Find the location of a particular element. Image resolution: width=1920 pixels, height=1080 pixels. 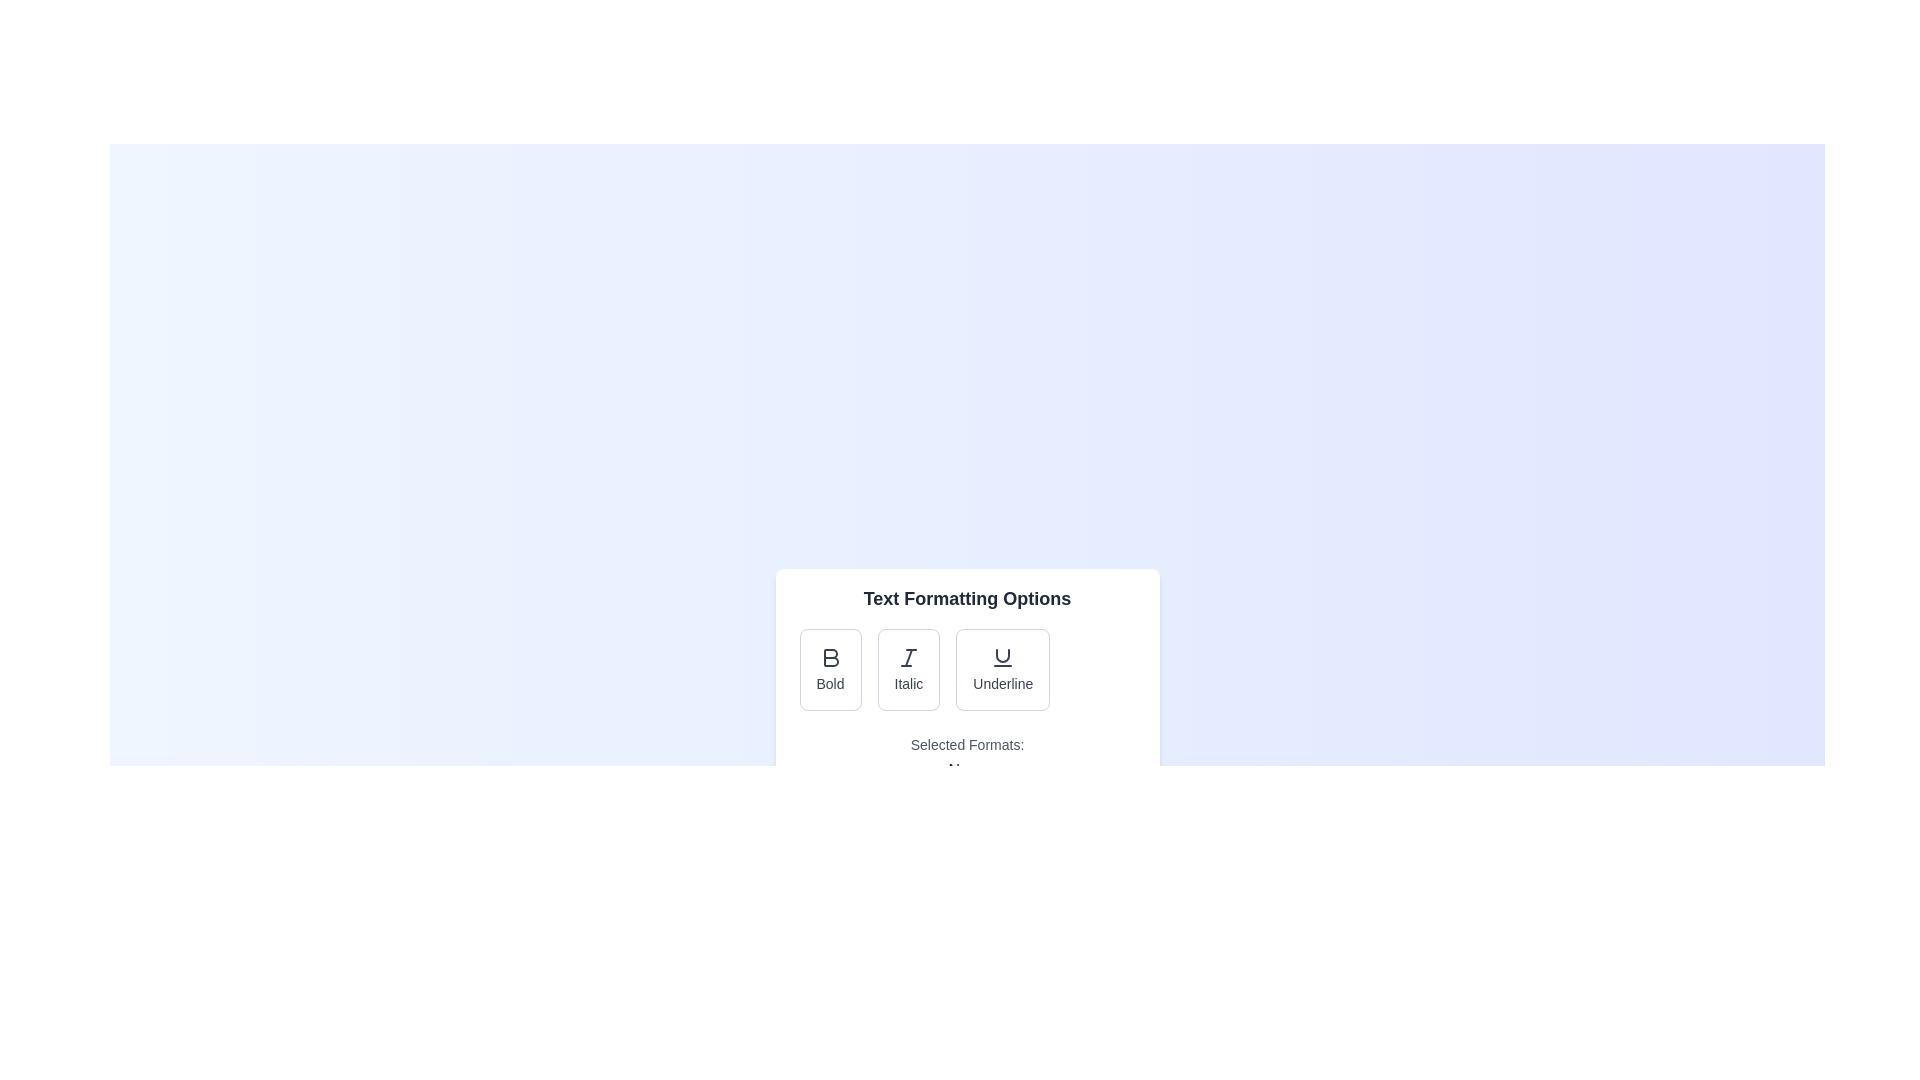

the Italic button to toggle its formatting state is located at coordinates (907, 670).